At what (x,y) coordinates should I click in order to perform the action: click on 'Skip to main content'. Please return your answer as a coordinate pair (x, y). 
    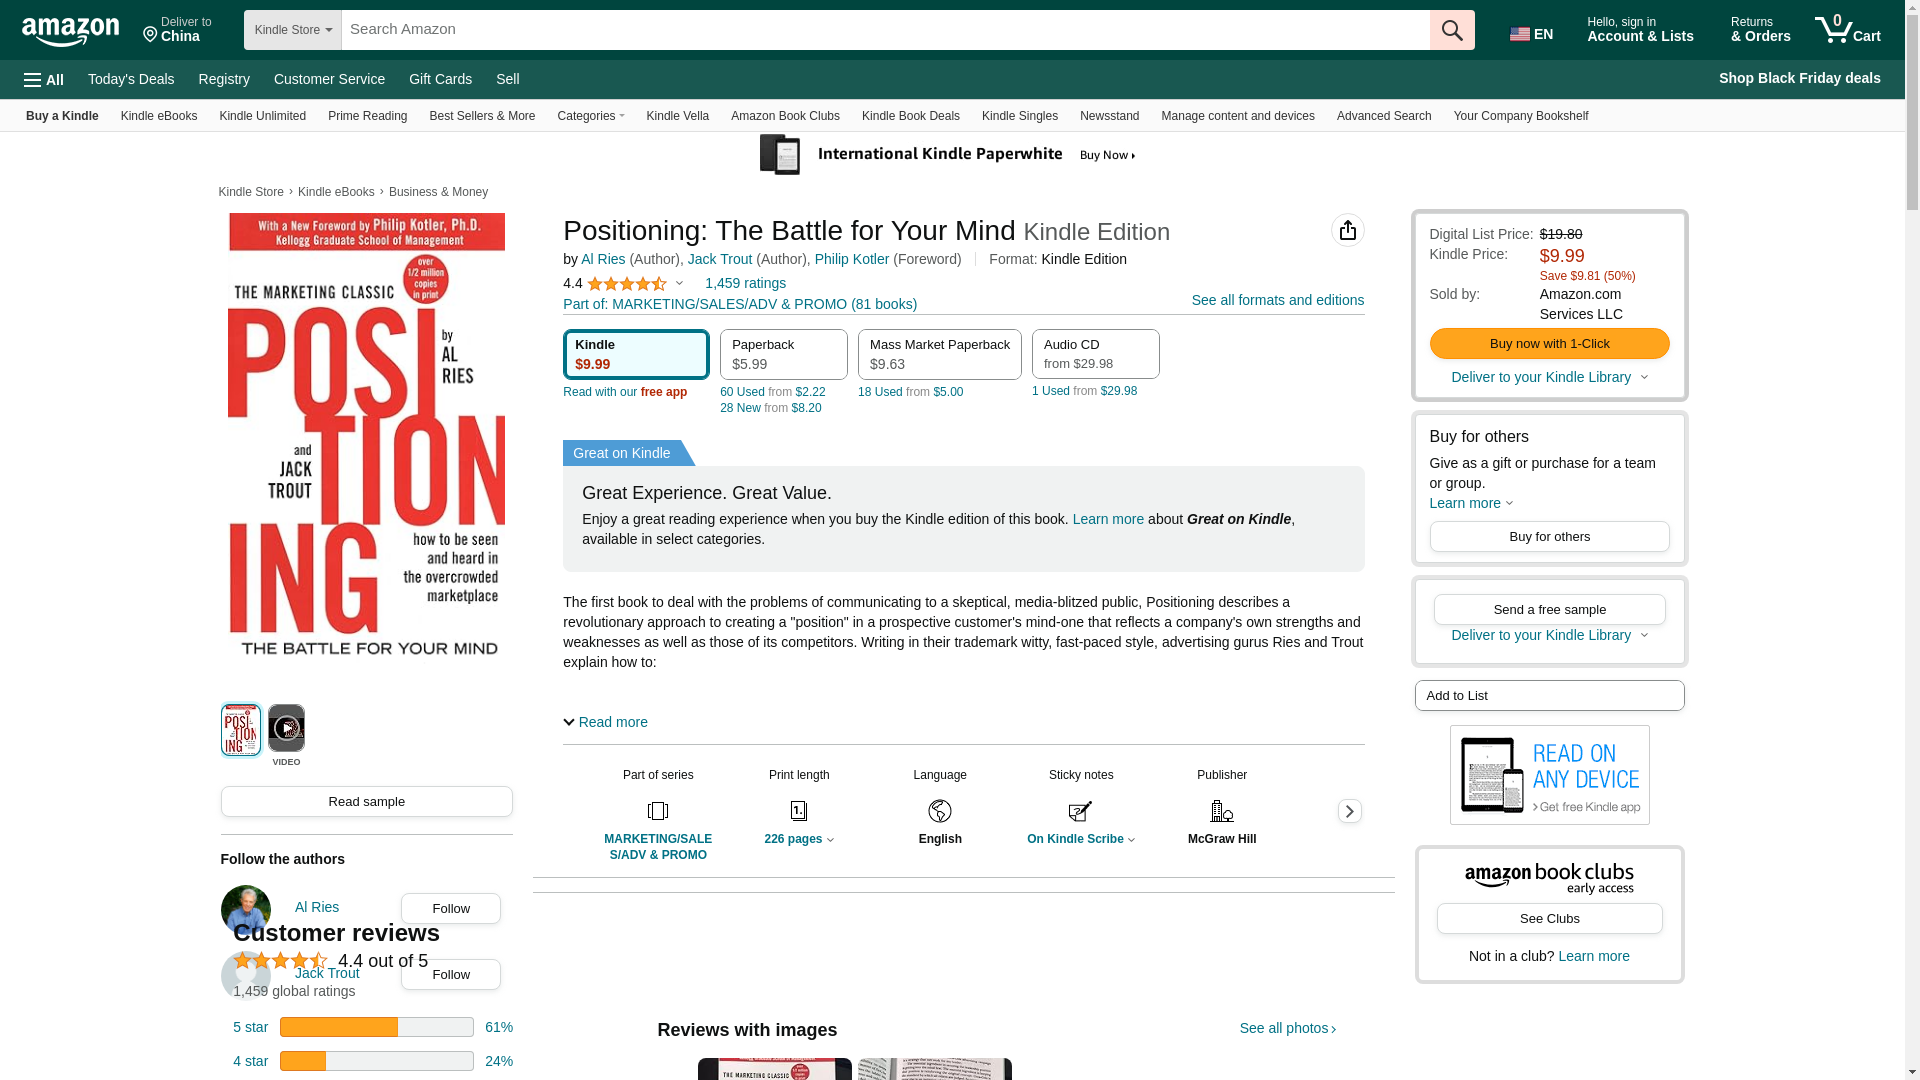
    Looking at the image, I should click on (79, 27).